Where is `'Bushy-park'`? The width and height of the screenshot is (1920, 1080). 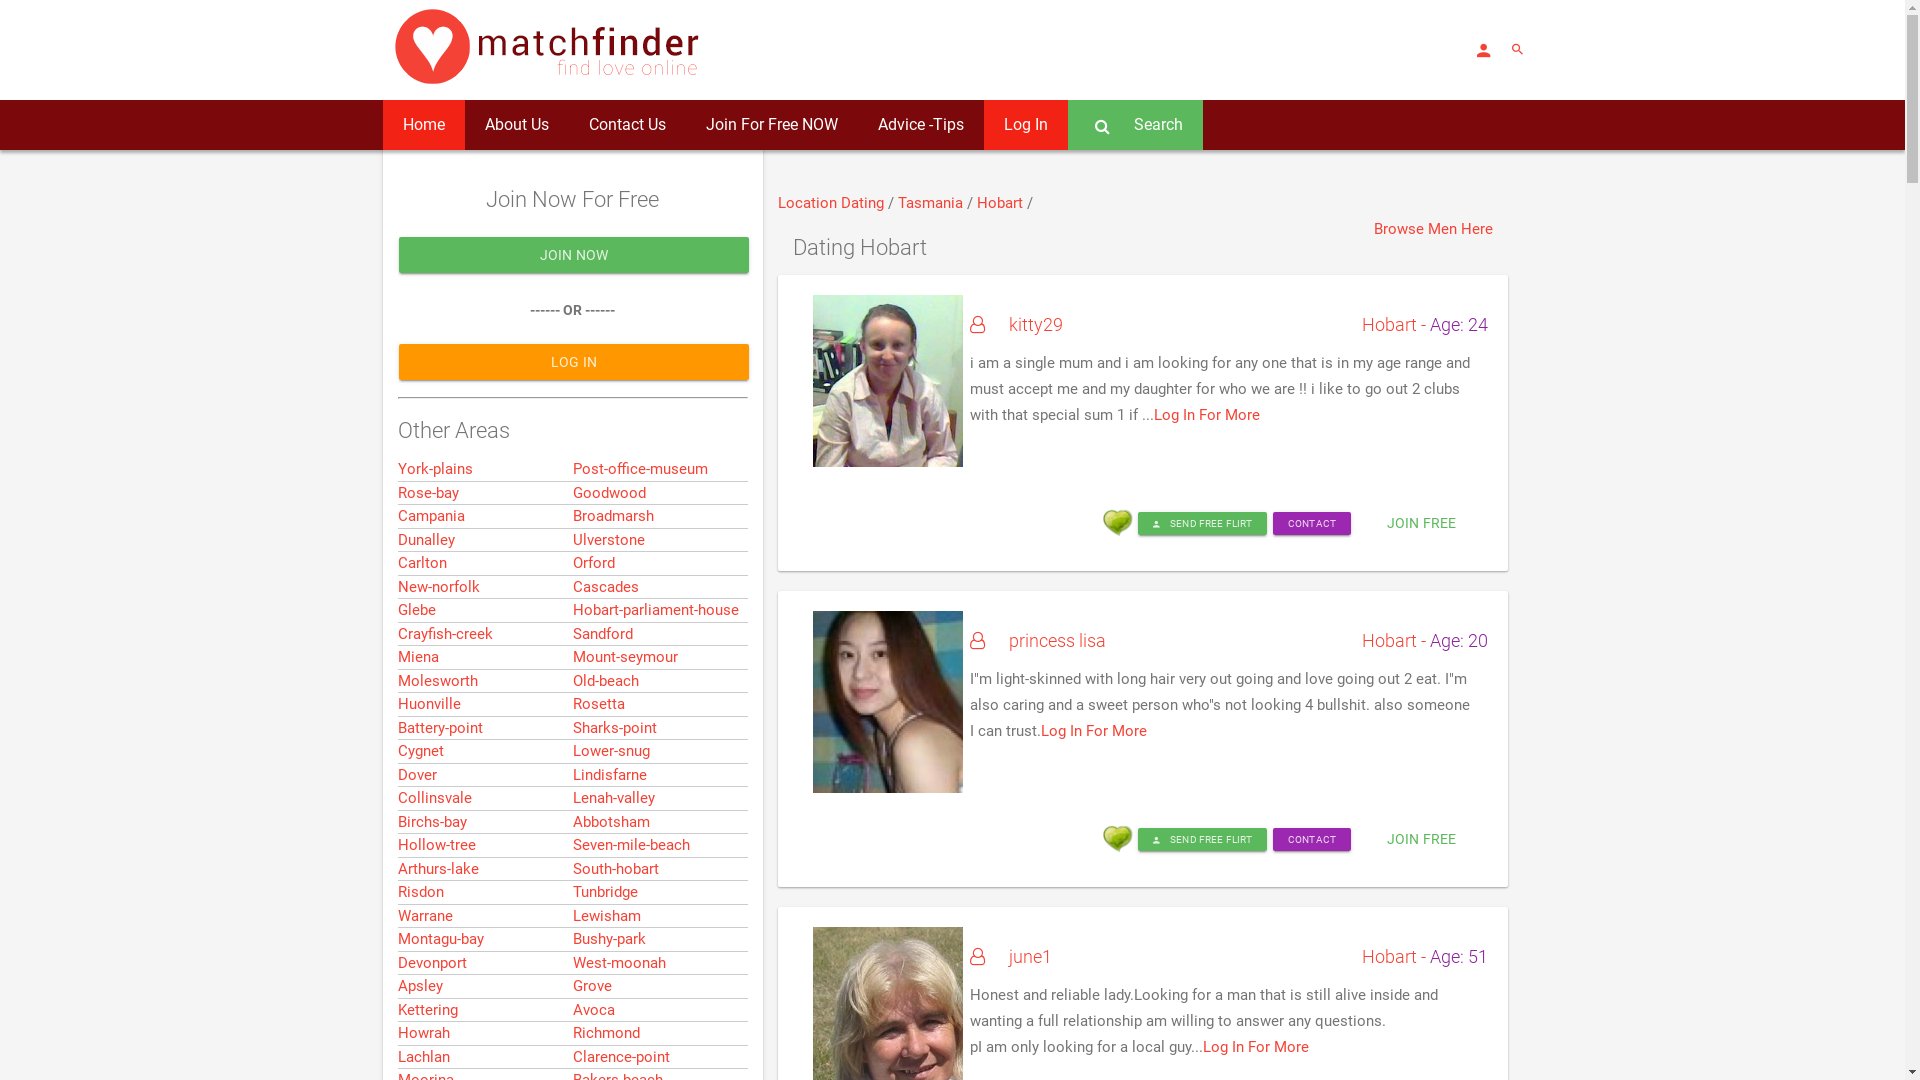
'Bushy-park' is located at coordinates (570, 938).